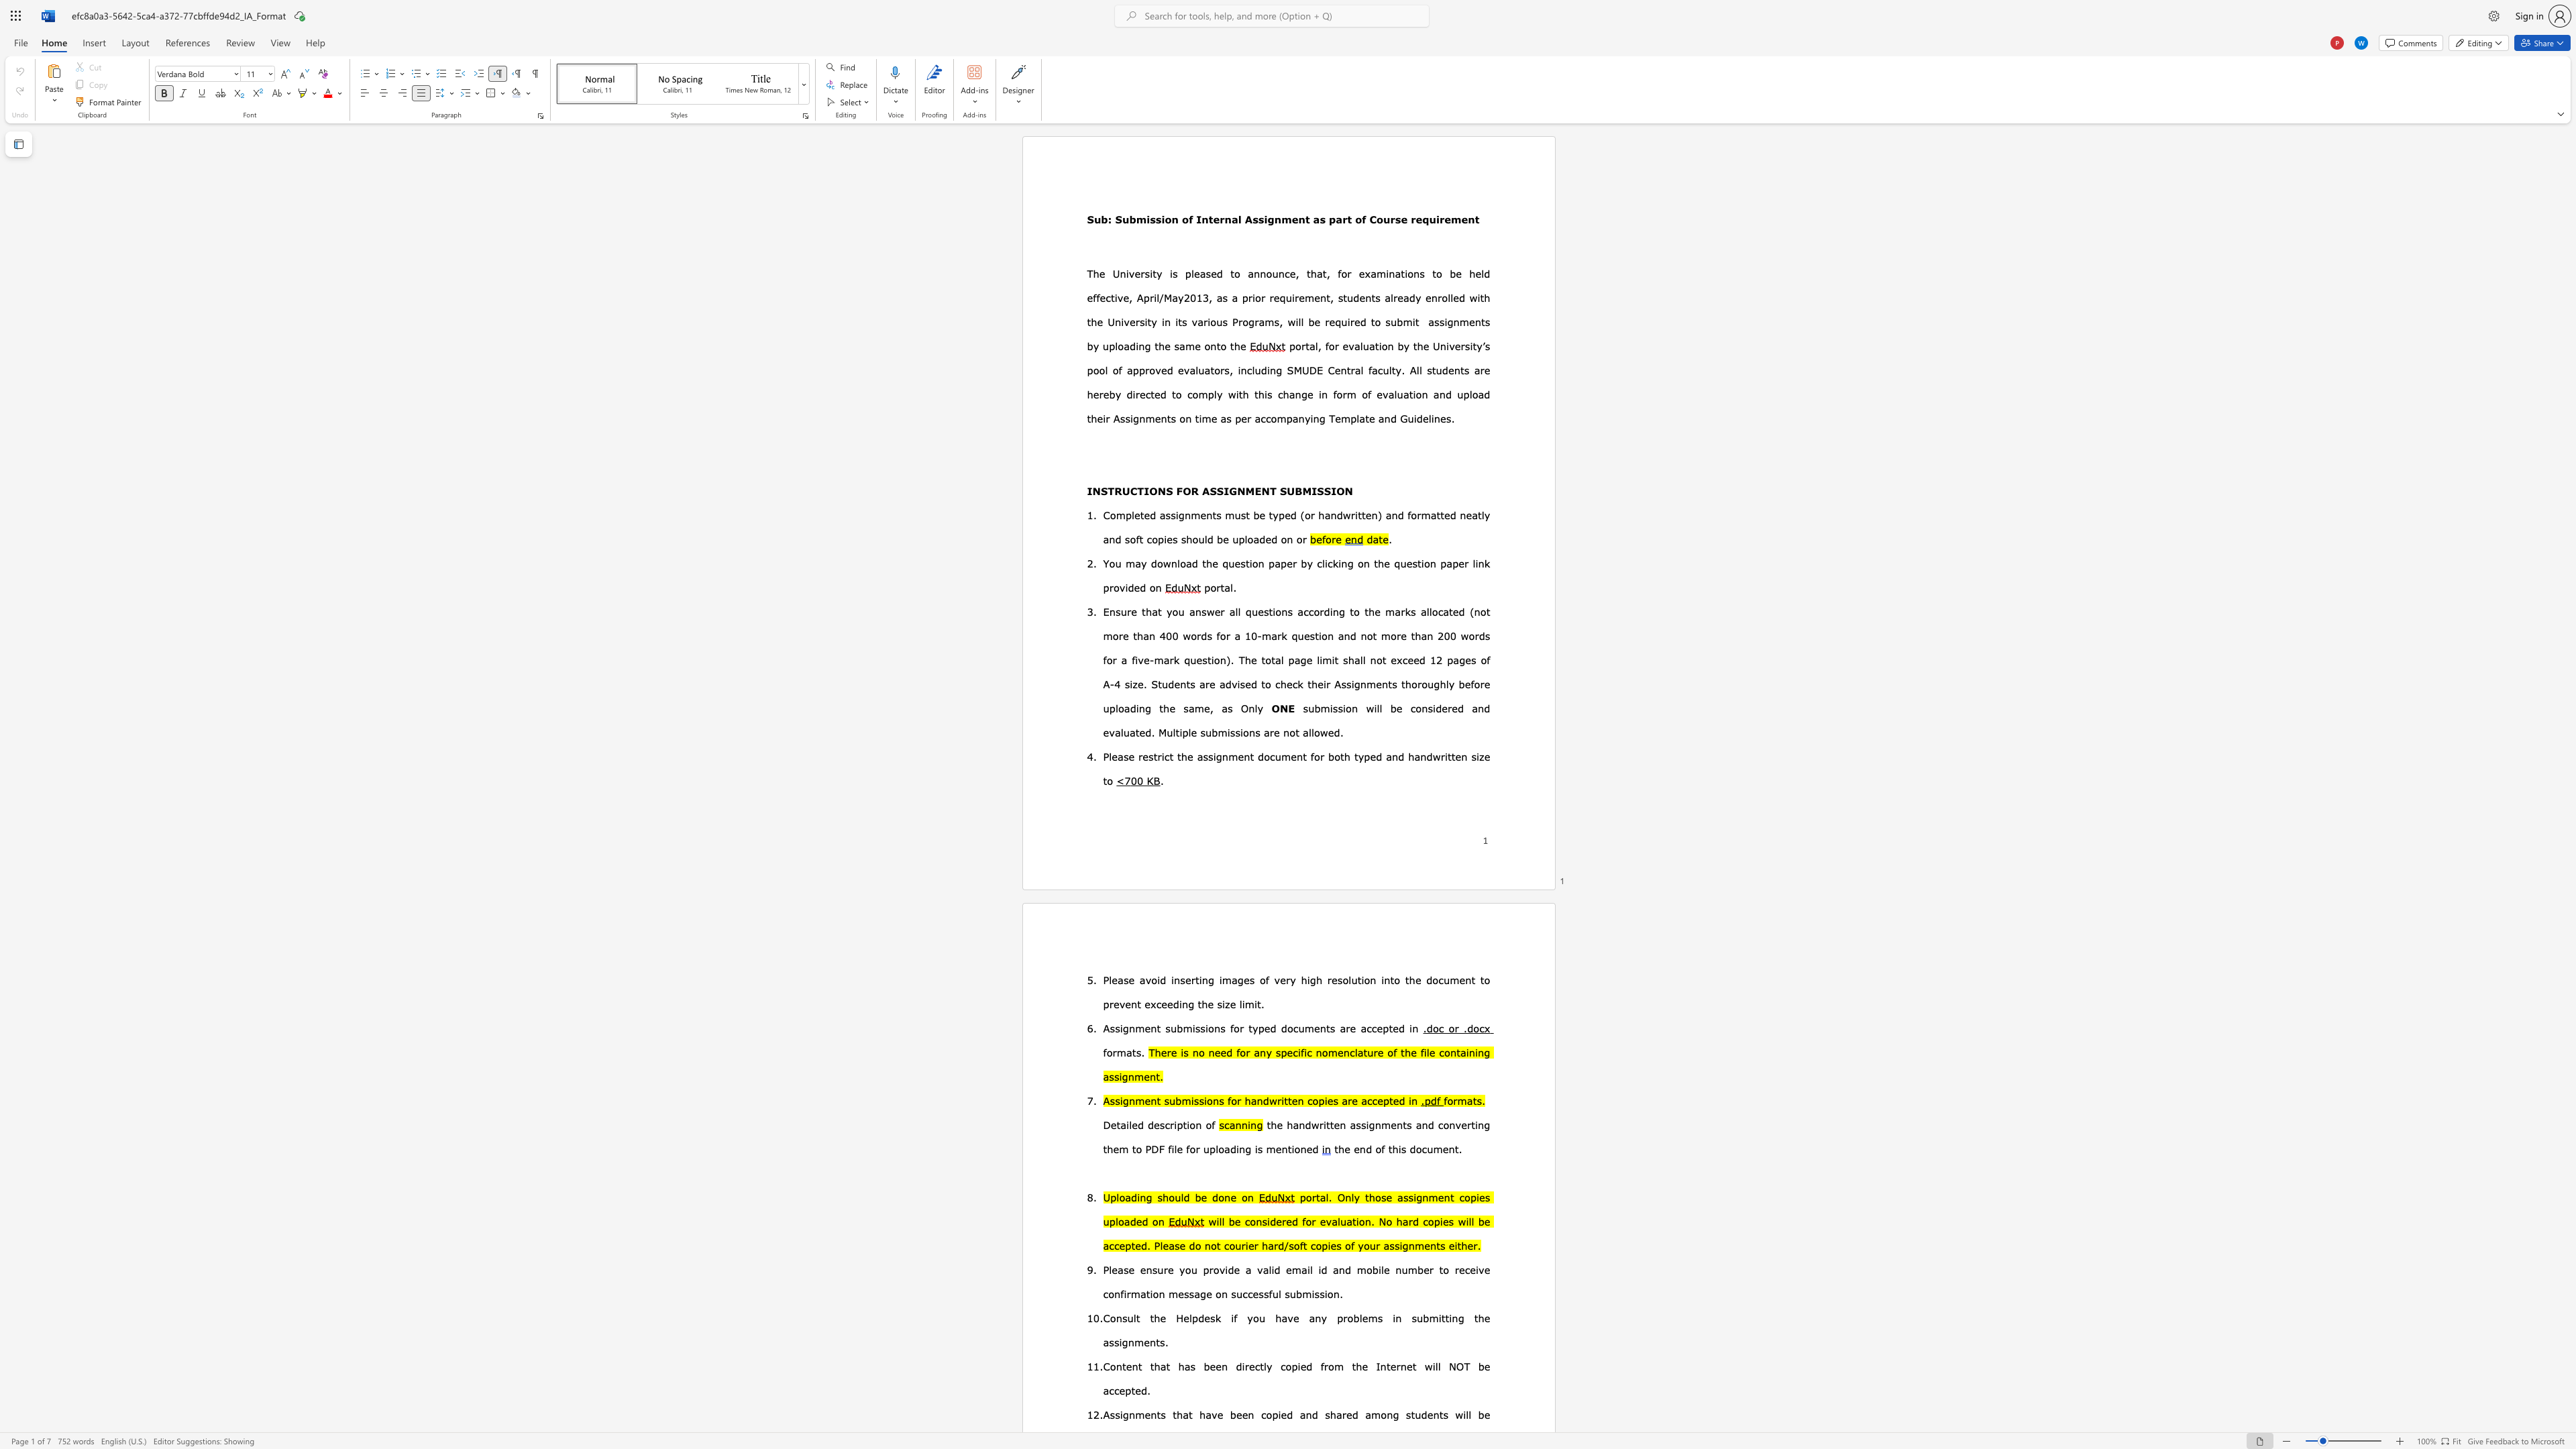  I want to click on the subset text "ation by the University’s pool of approved evaluato" within the text "for evaluation by the University’s pool of approved evaluators, including SMUDE Central faculty. All students are hereby directed to", so click(1368, 346).